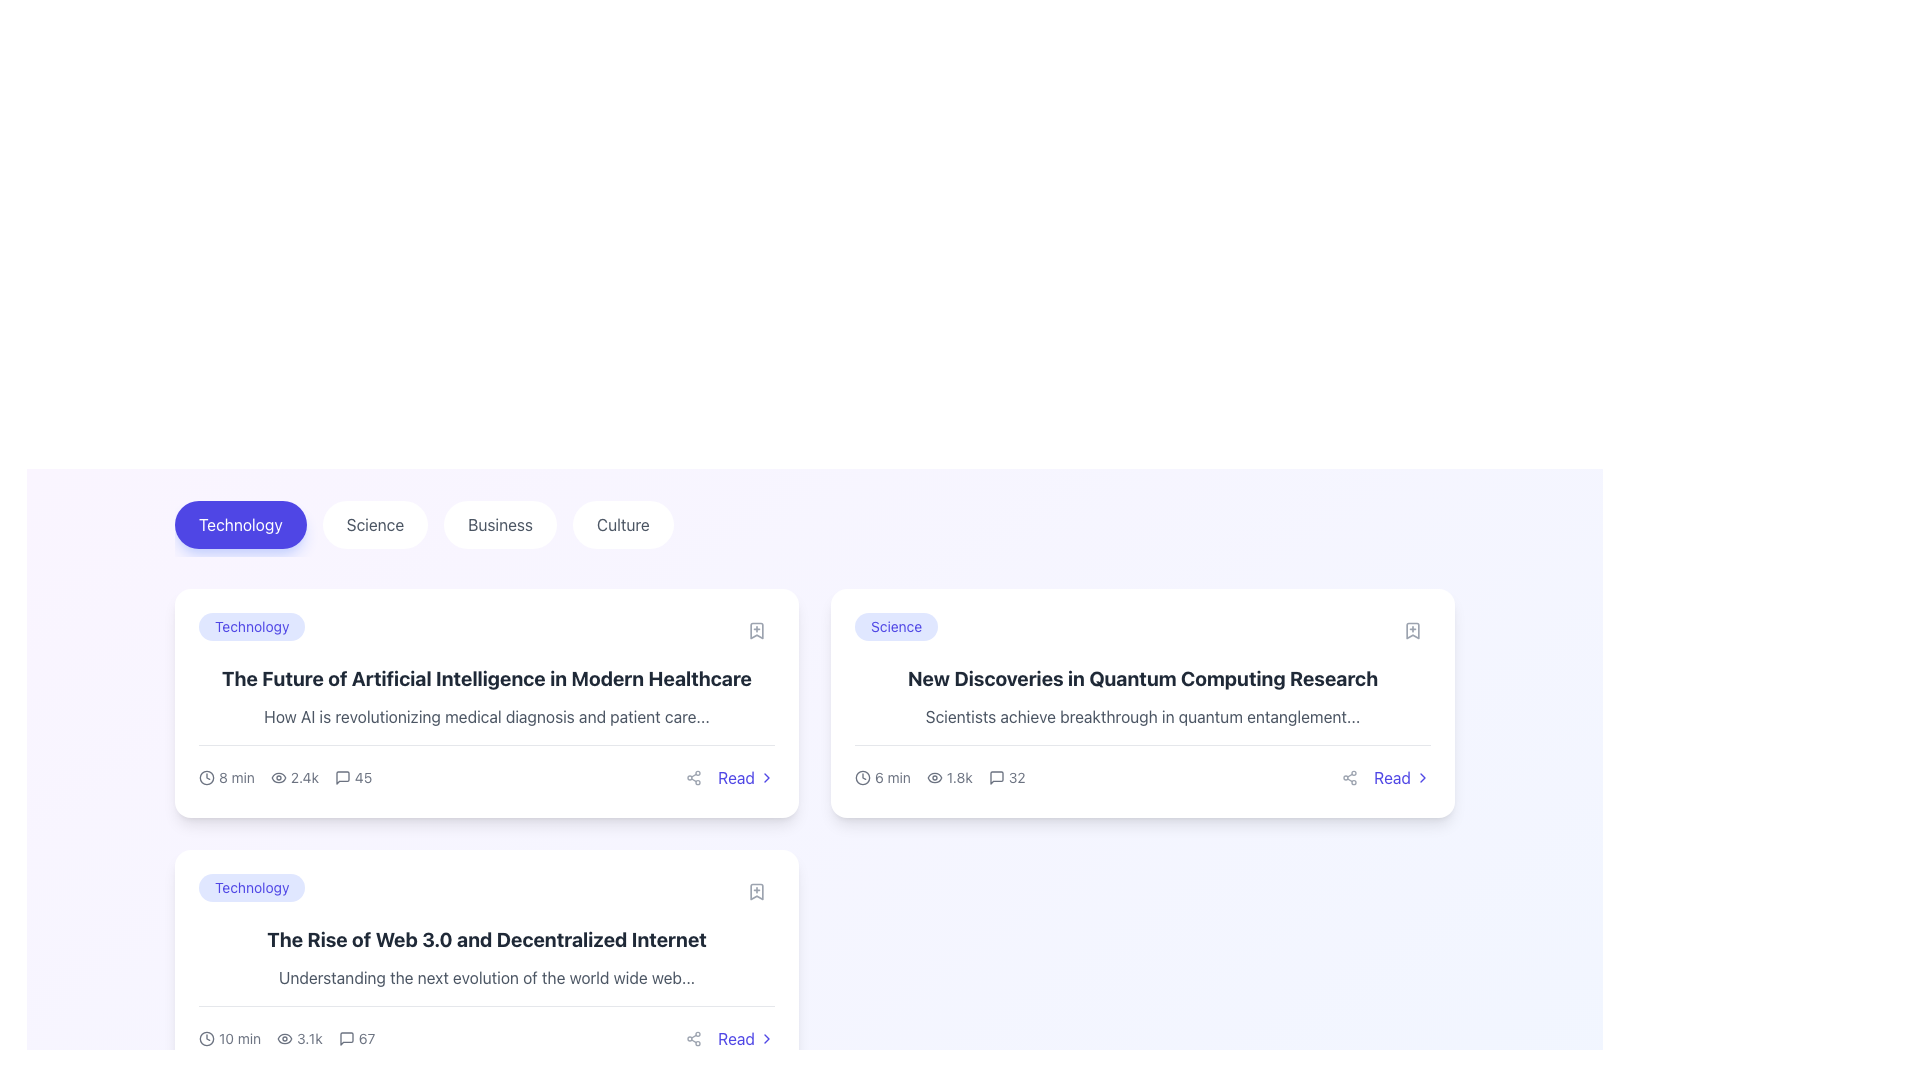 Image resolution: width=1920 pixels, height=1080 pixels. I want to click on the icon that visually indicates view counts, positioned to the left of the numerical text '3.1k' below the article titled 'The Rise of Web 3.0 and Decentralized Internet', so click(284, 1037).